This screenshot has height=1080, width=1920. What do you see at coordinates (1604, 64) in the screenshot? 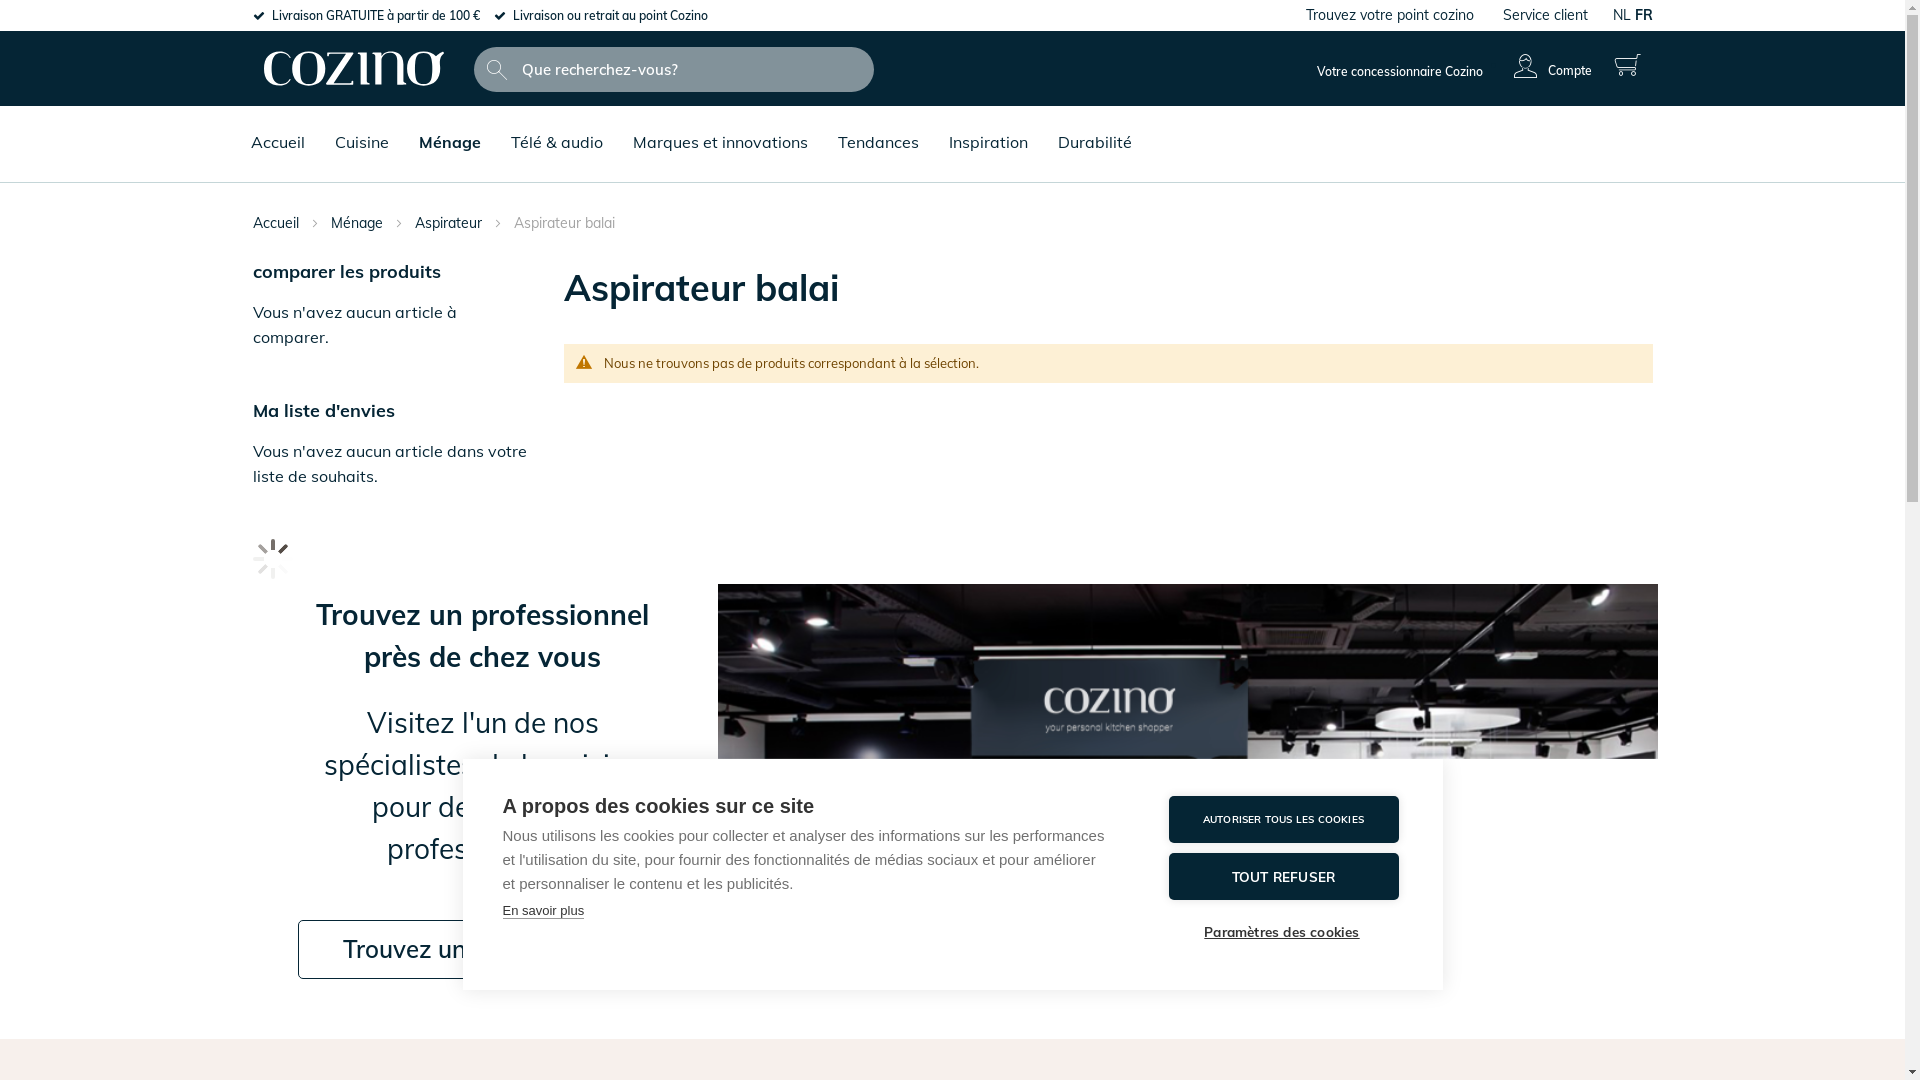
I see `'Mon panier'` at bounding box center [1604, 64].